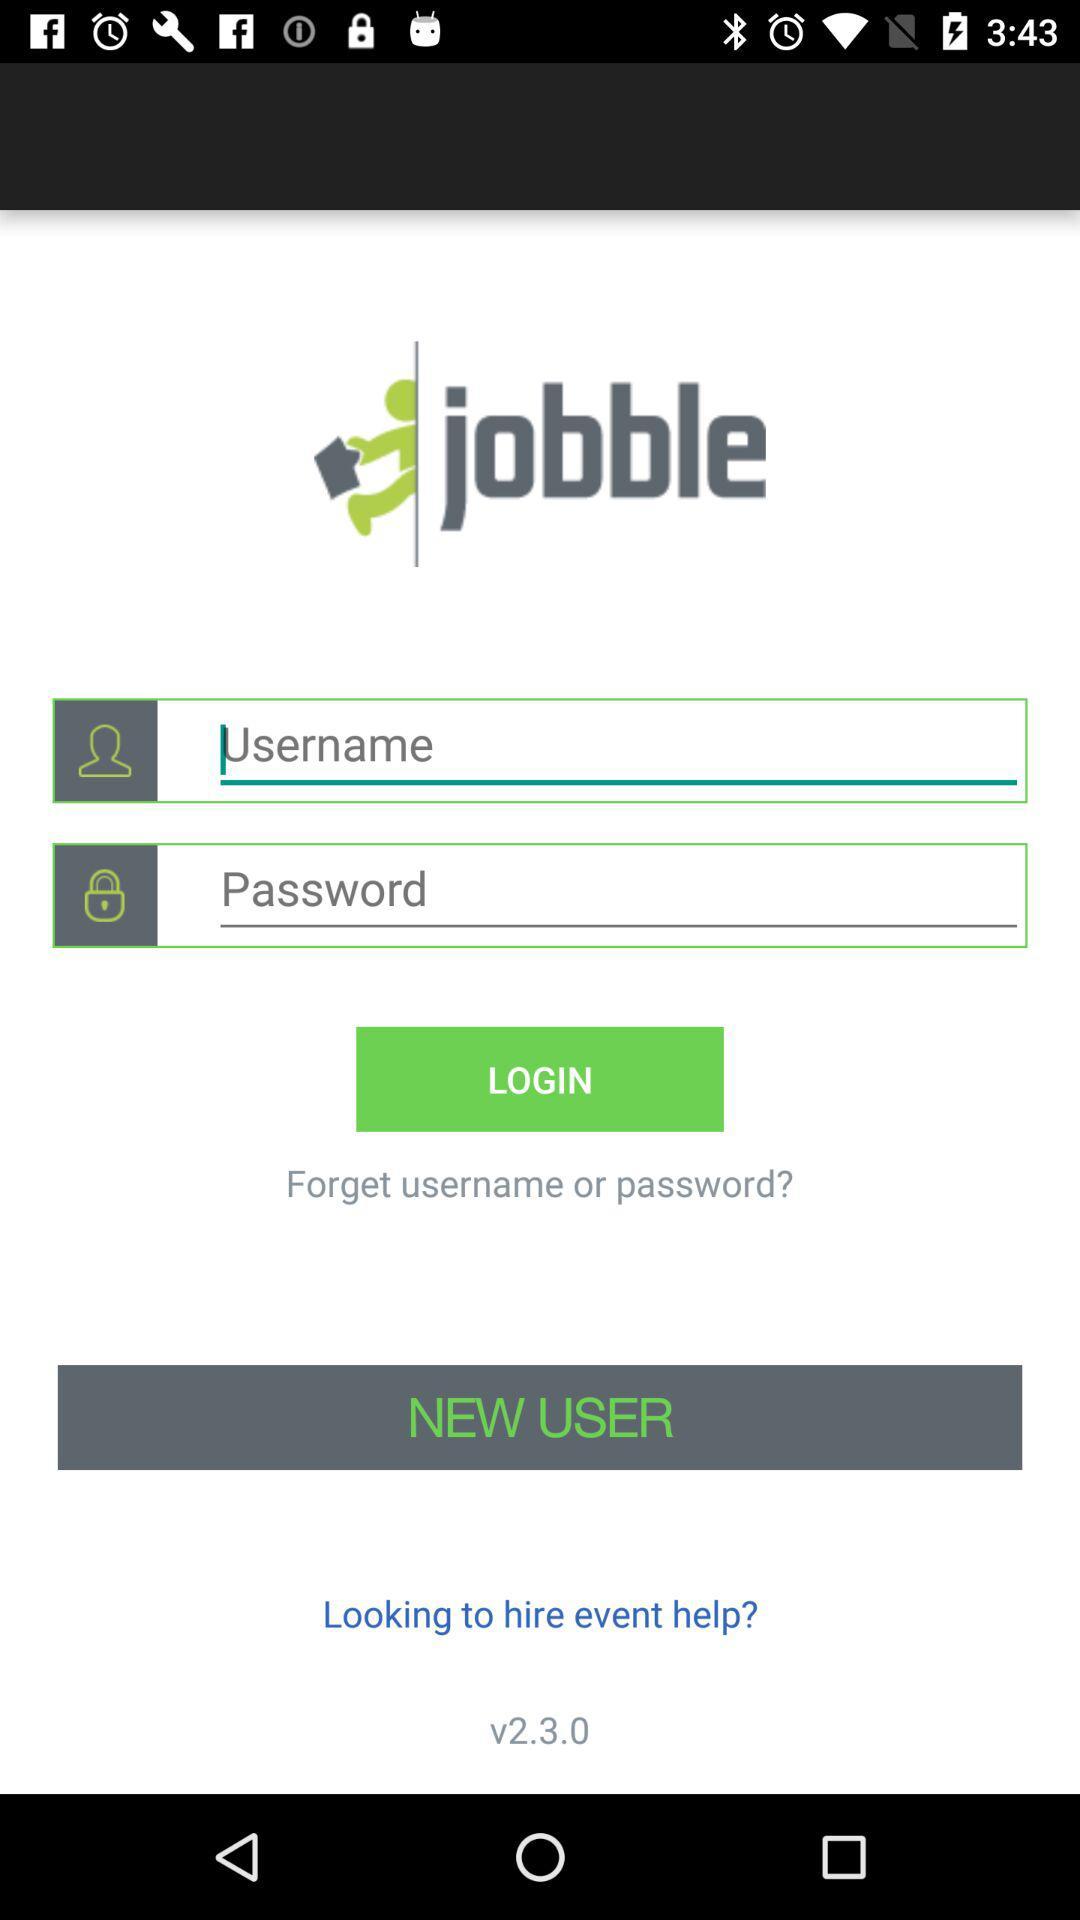 The height and width of the screenshot is (1920, 1080). What do you see at coordinates (540, 1728) in the screenshot?
I see `the item below the looking to hire` at bounding box center [540, 1728].